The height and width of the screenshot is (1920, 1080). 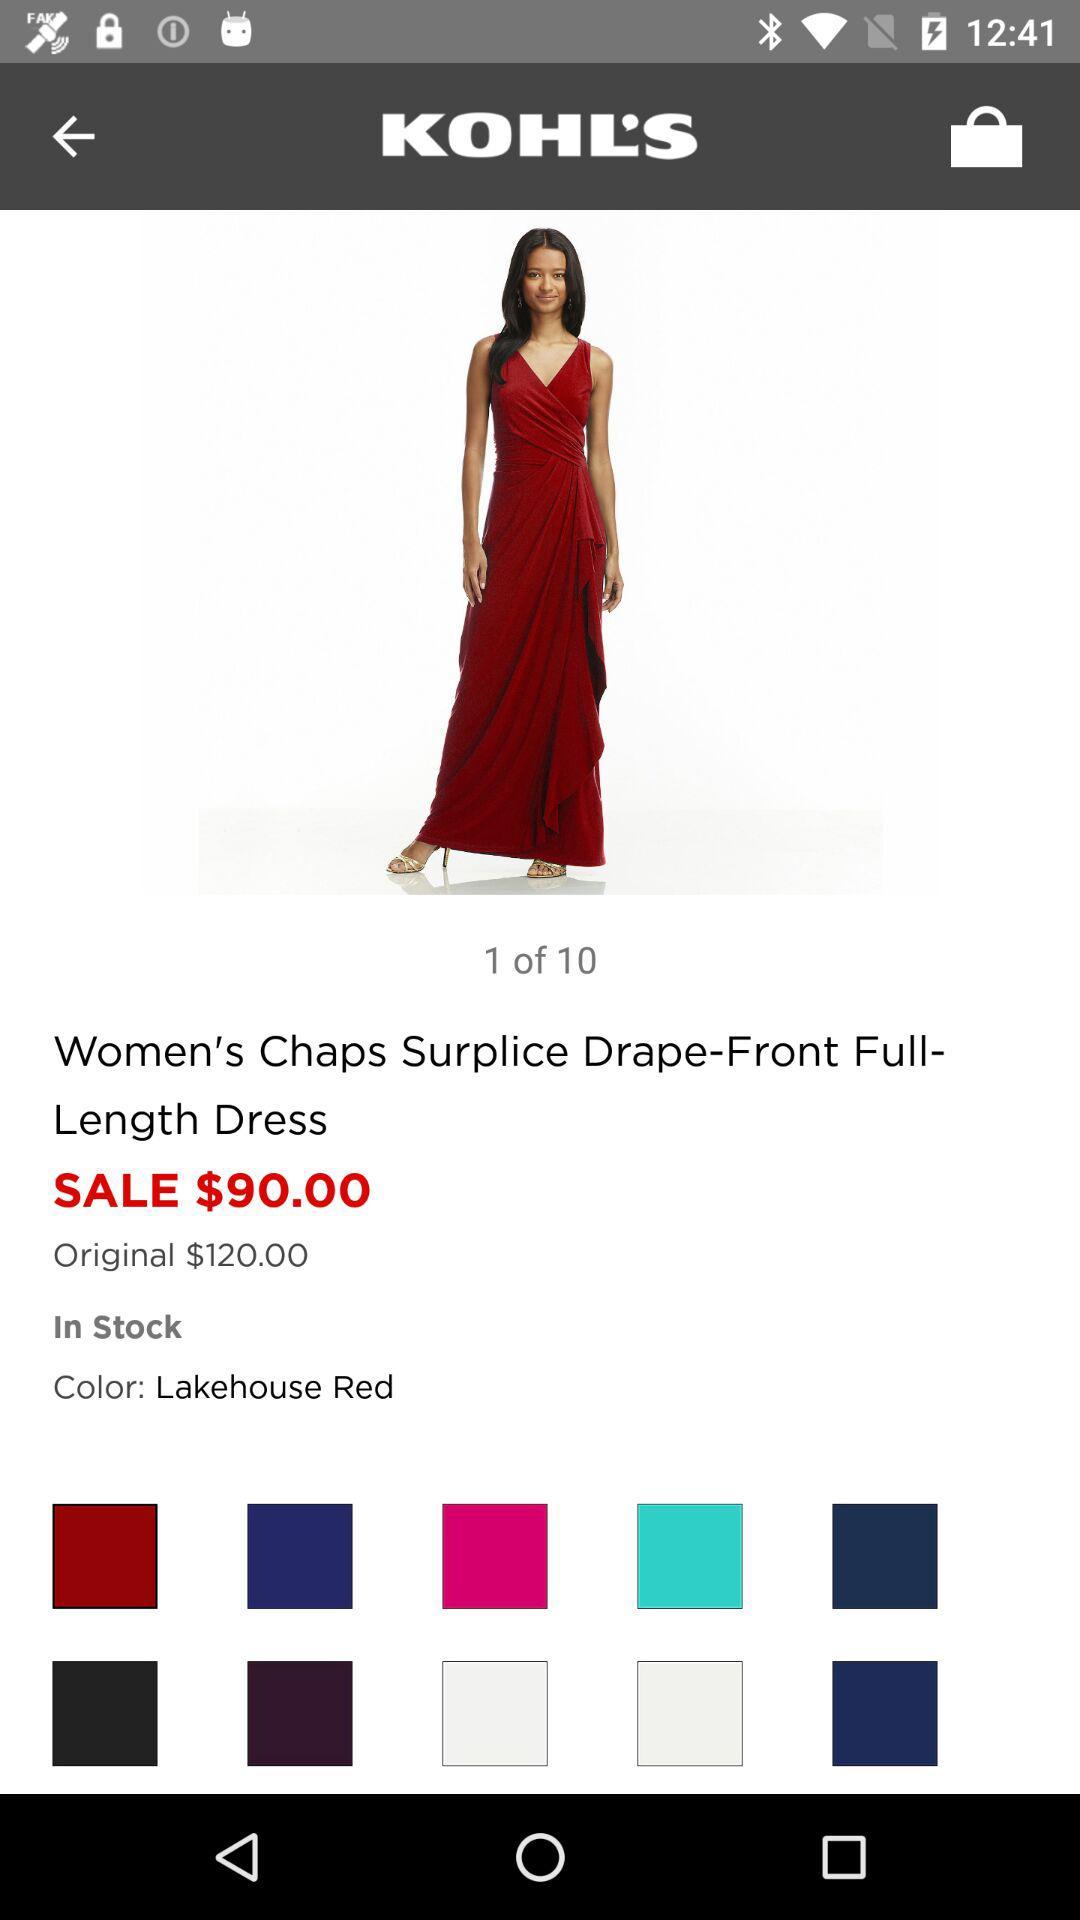 I want to click on second color button which is in the last row, so click(x=300, y=1712).